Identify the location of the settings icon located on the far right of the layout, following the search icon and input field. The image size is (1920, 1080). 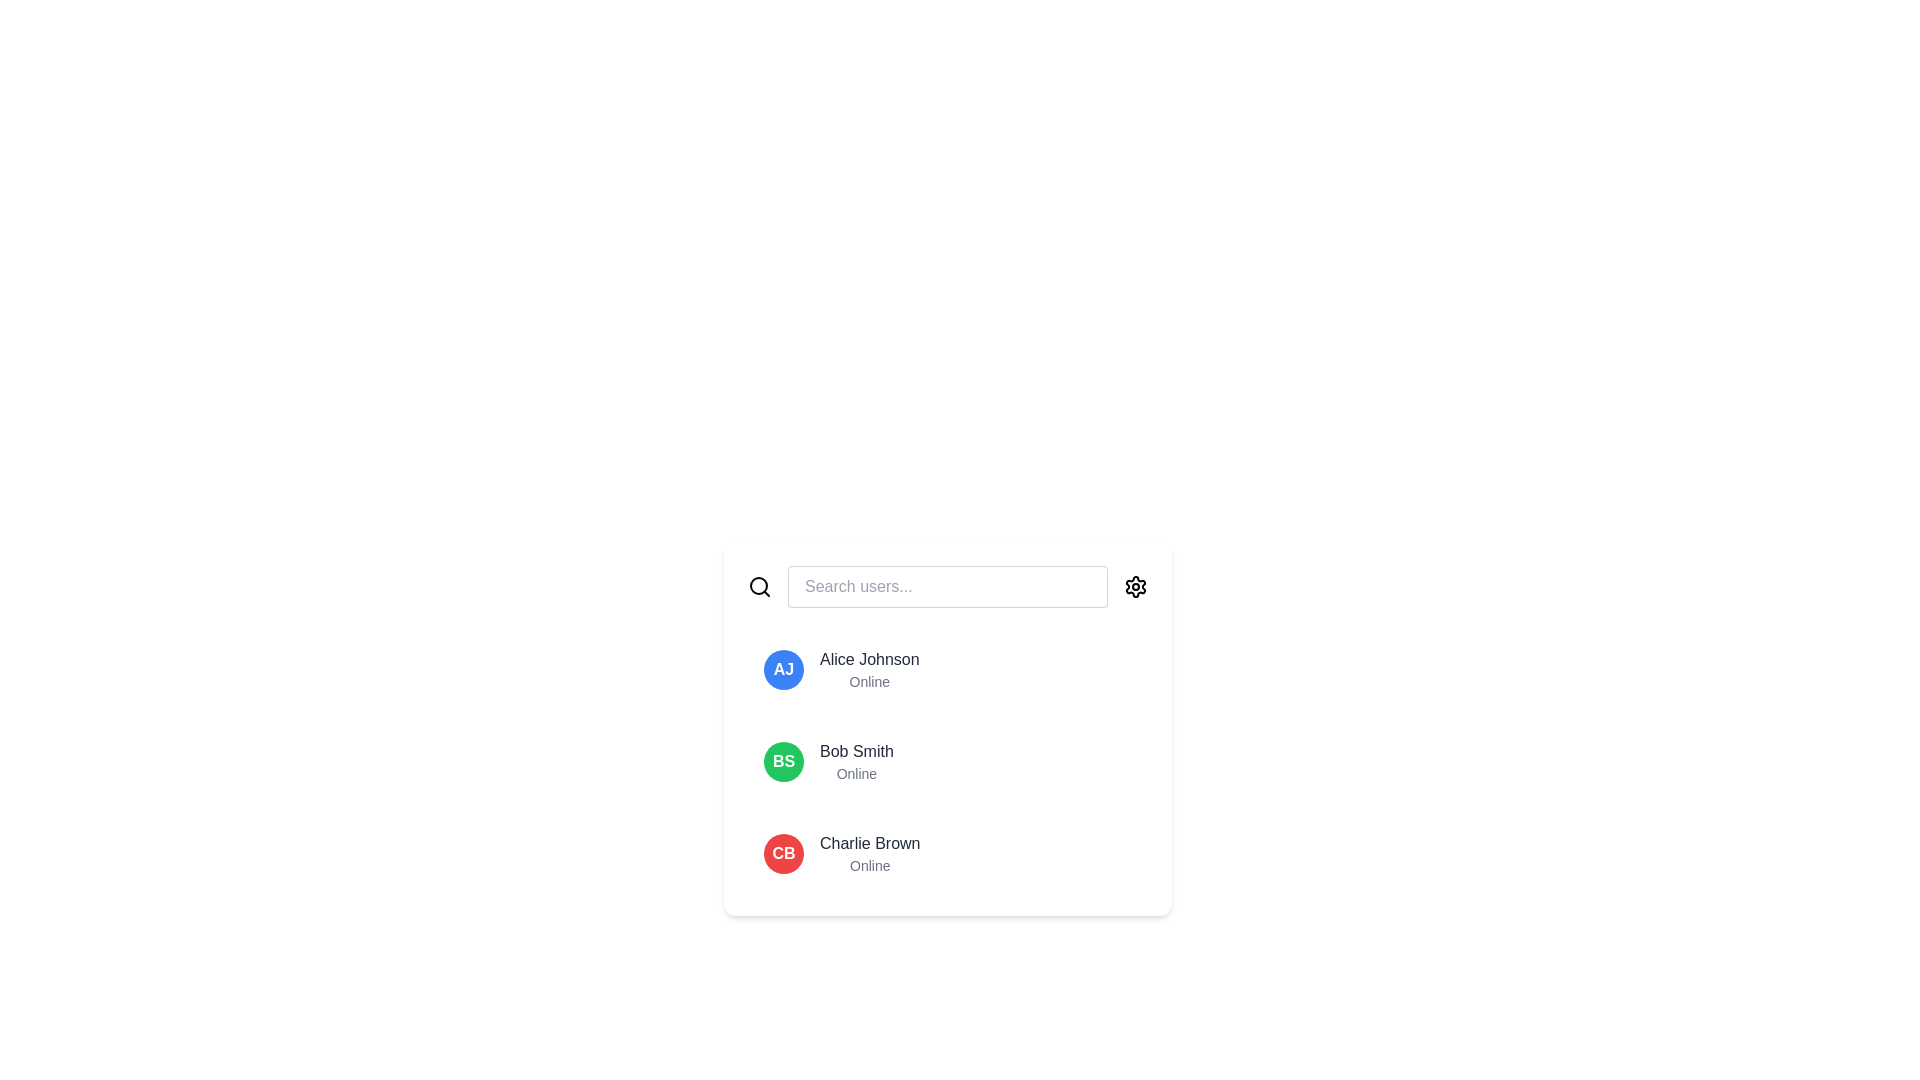
(1136, 585).